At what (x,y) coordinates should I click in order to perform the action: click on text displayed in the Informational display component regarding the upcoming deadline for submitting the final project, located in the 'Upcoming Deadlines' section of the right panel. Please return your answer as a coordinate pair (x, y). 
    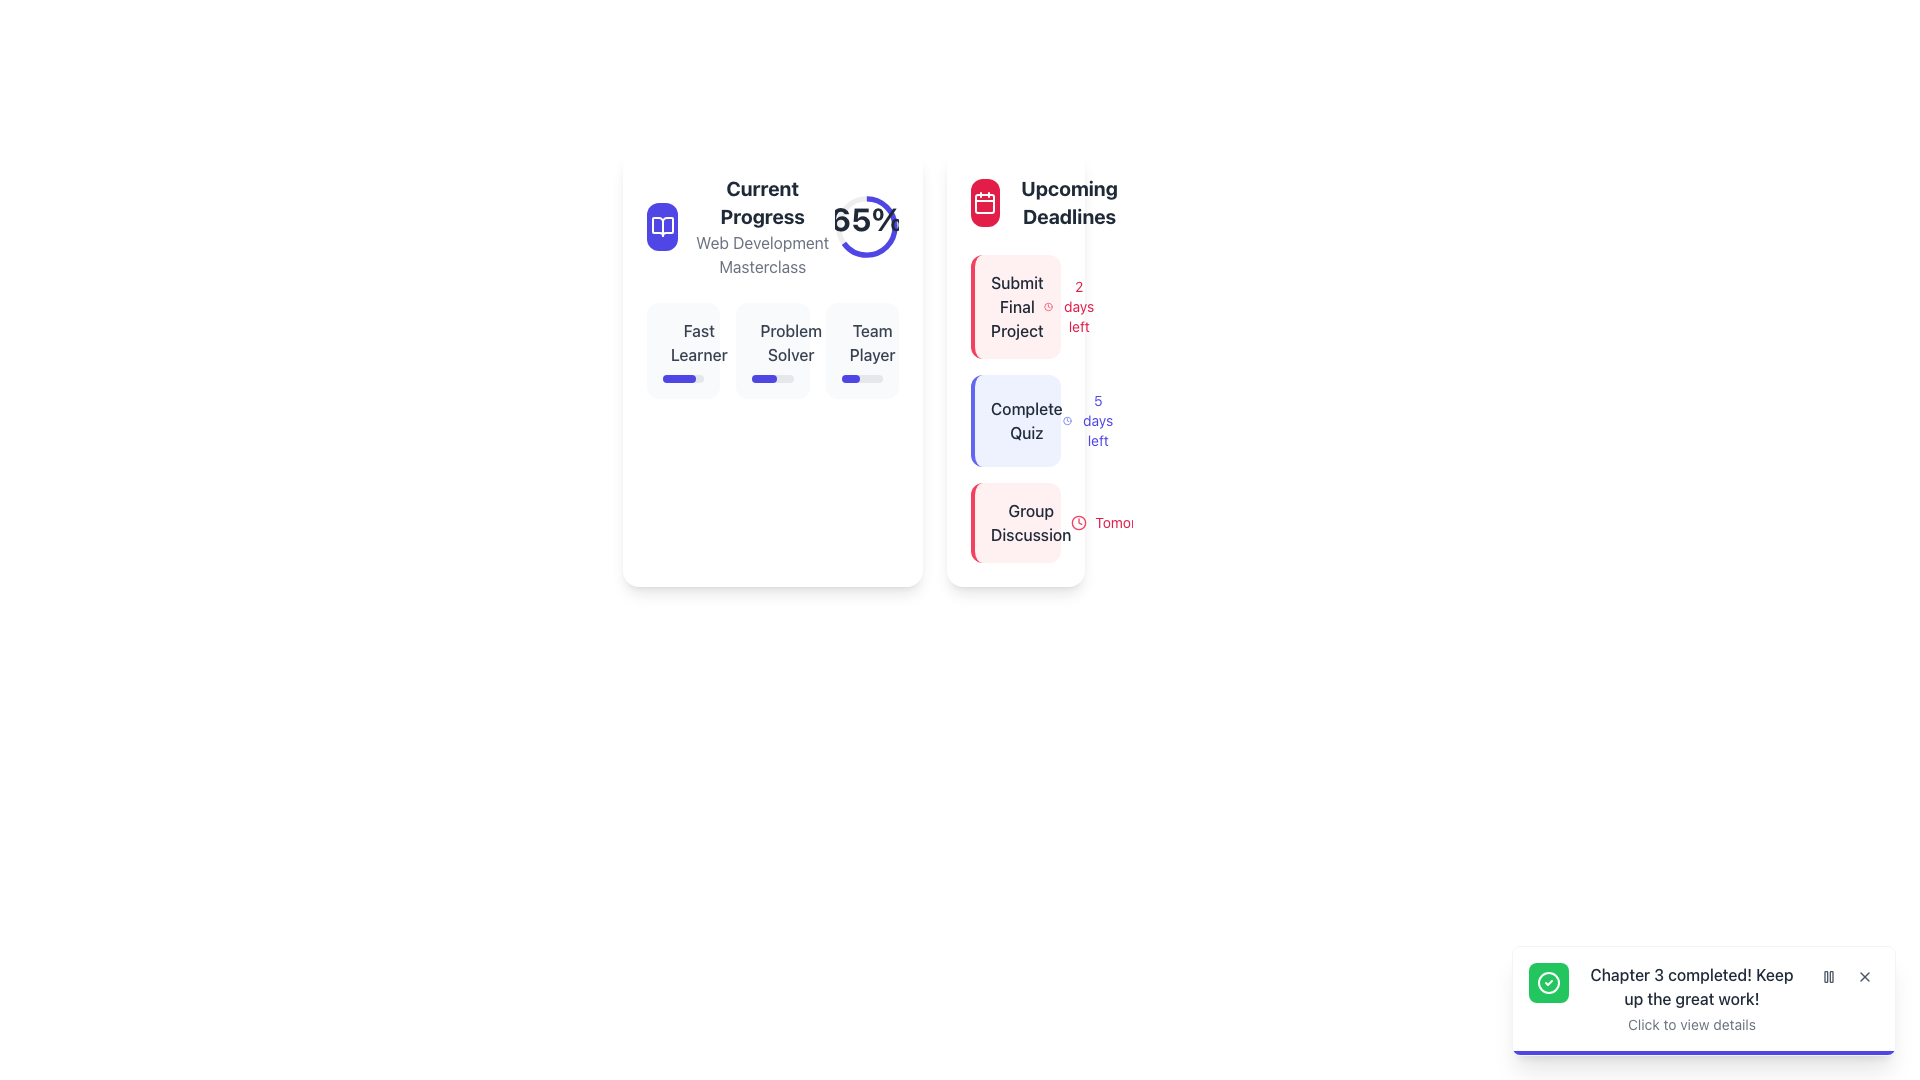
    Looking at the image, I should click on (1017, 307).